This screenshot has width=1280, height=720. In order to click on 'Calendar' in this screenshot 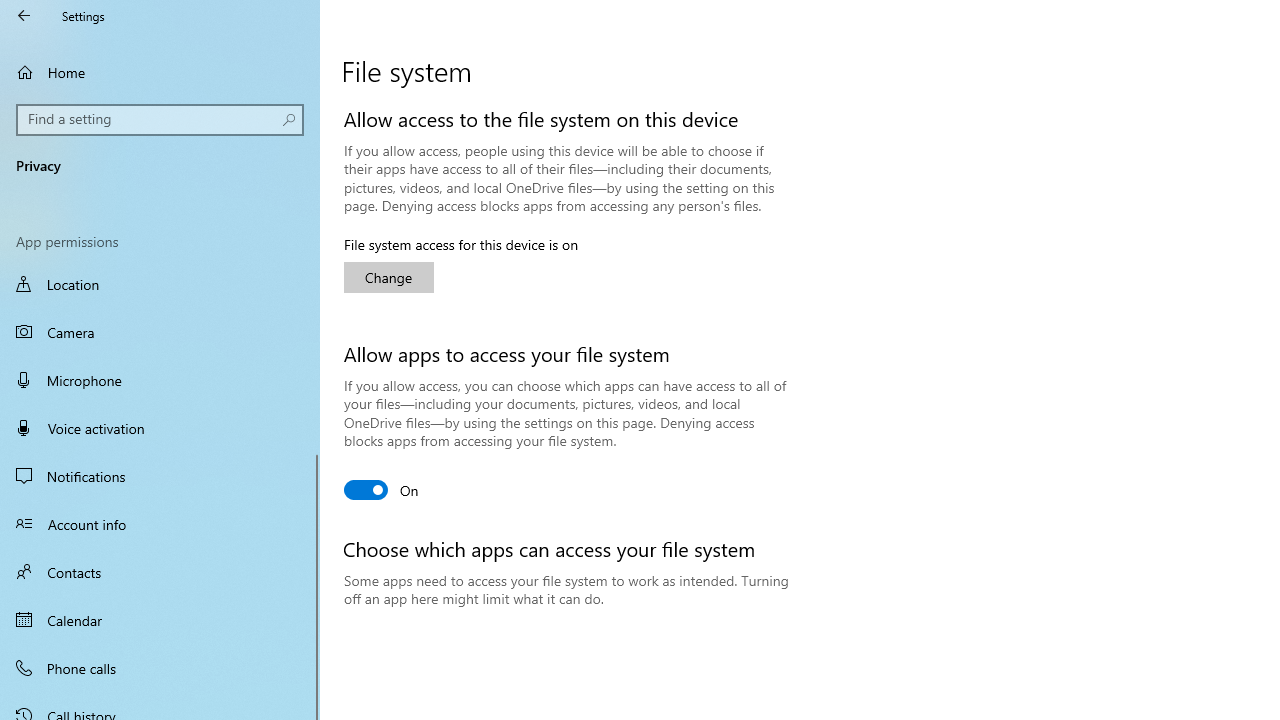, I will do `click(160, 618)`.